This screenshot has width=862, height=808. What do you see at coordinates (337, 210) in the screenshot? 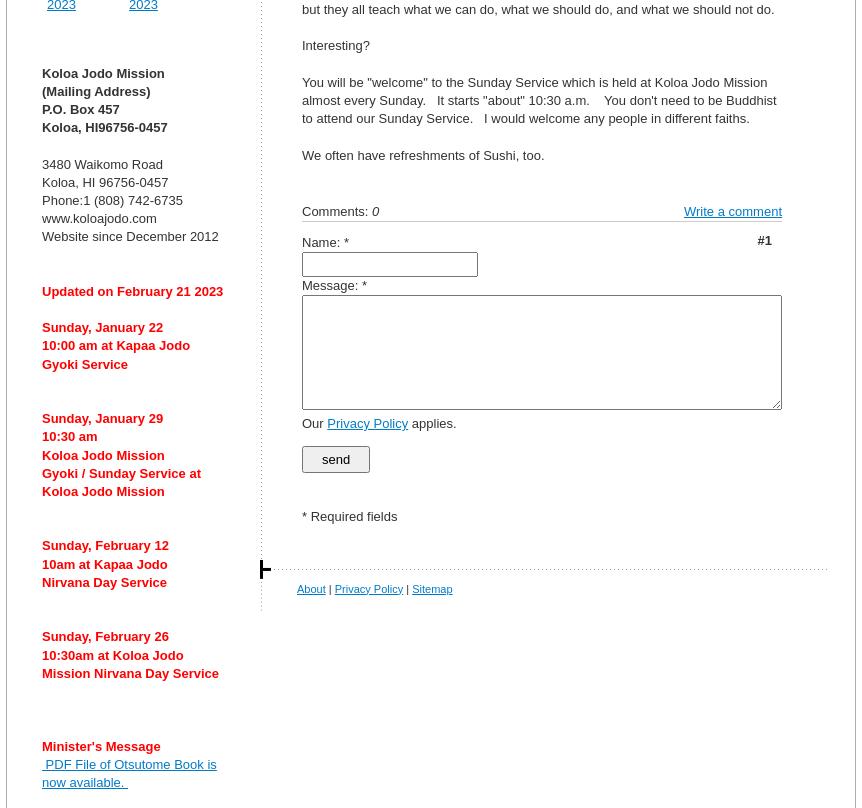
I see `'Comments:'` at bounding box center [337, 210].